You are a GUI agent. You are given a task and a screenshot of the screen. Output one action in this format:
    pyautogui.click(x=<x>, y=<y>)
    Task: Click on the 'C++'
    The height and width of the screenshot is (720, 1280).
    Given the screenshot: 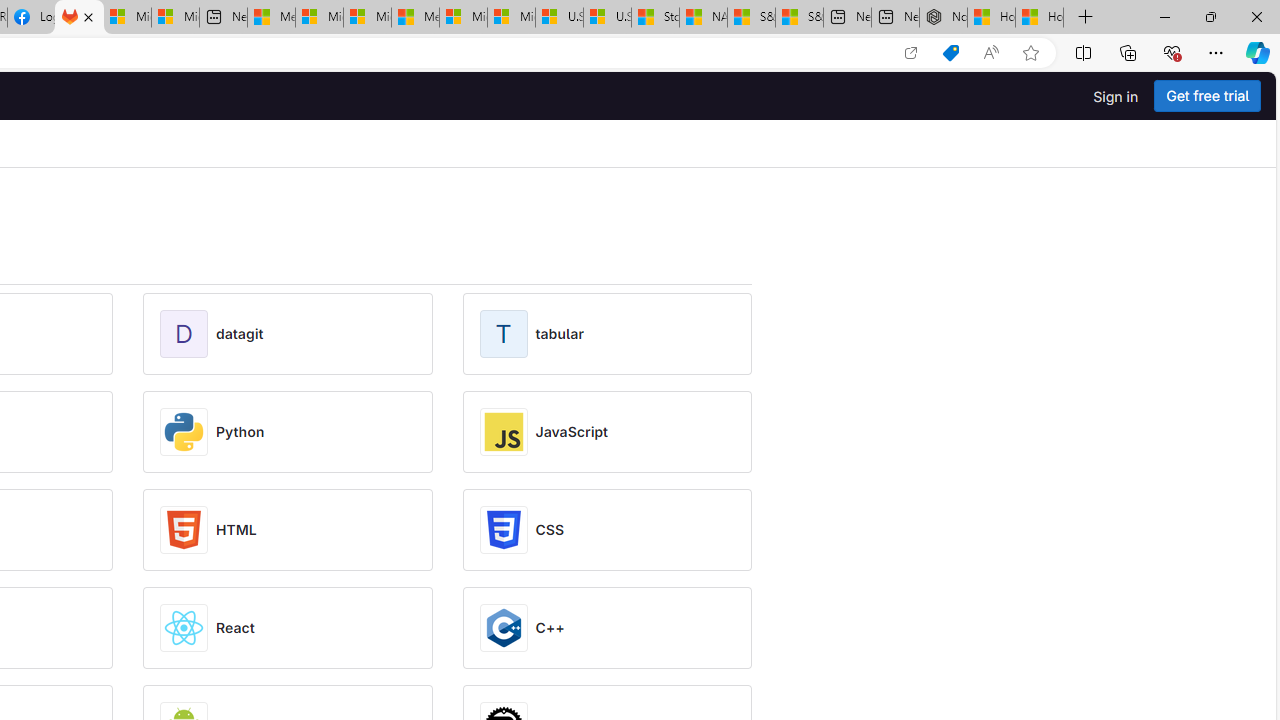 What is the action you would take?
    pyautogui.click(x=549, y=627)
    